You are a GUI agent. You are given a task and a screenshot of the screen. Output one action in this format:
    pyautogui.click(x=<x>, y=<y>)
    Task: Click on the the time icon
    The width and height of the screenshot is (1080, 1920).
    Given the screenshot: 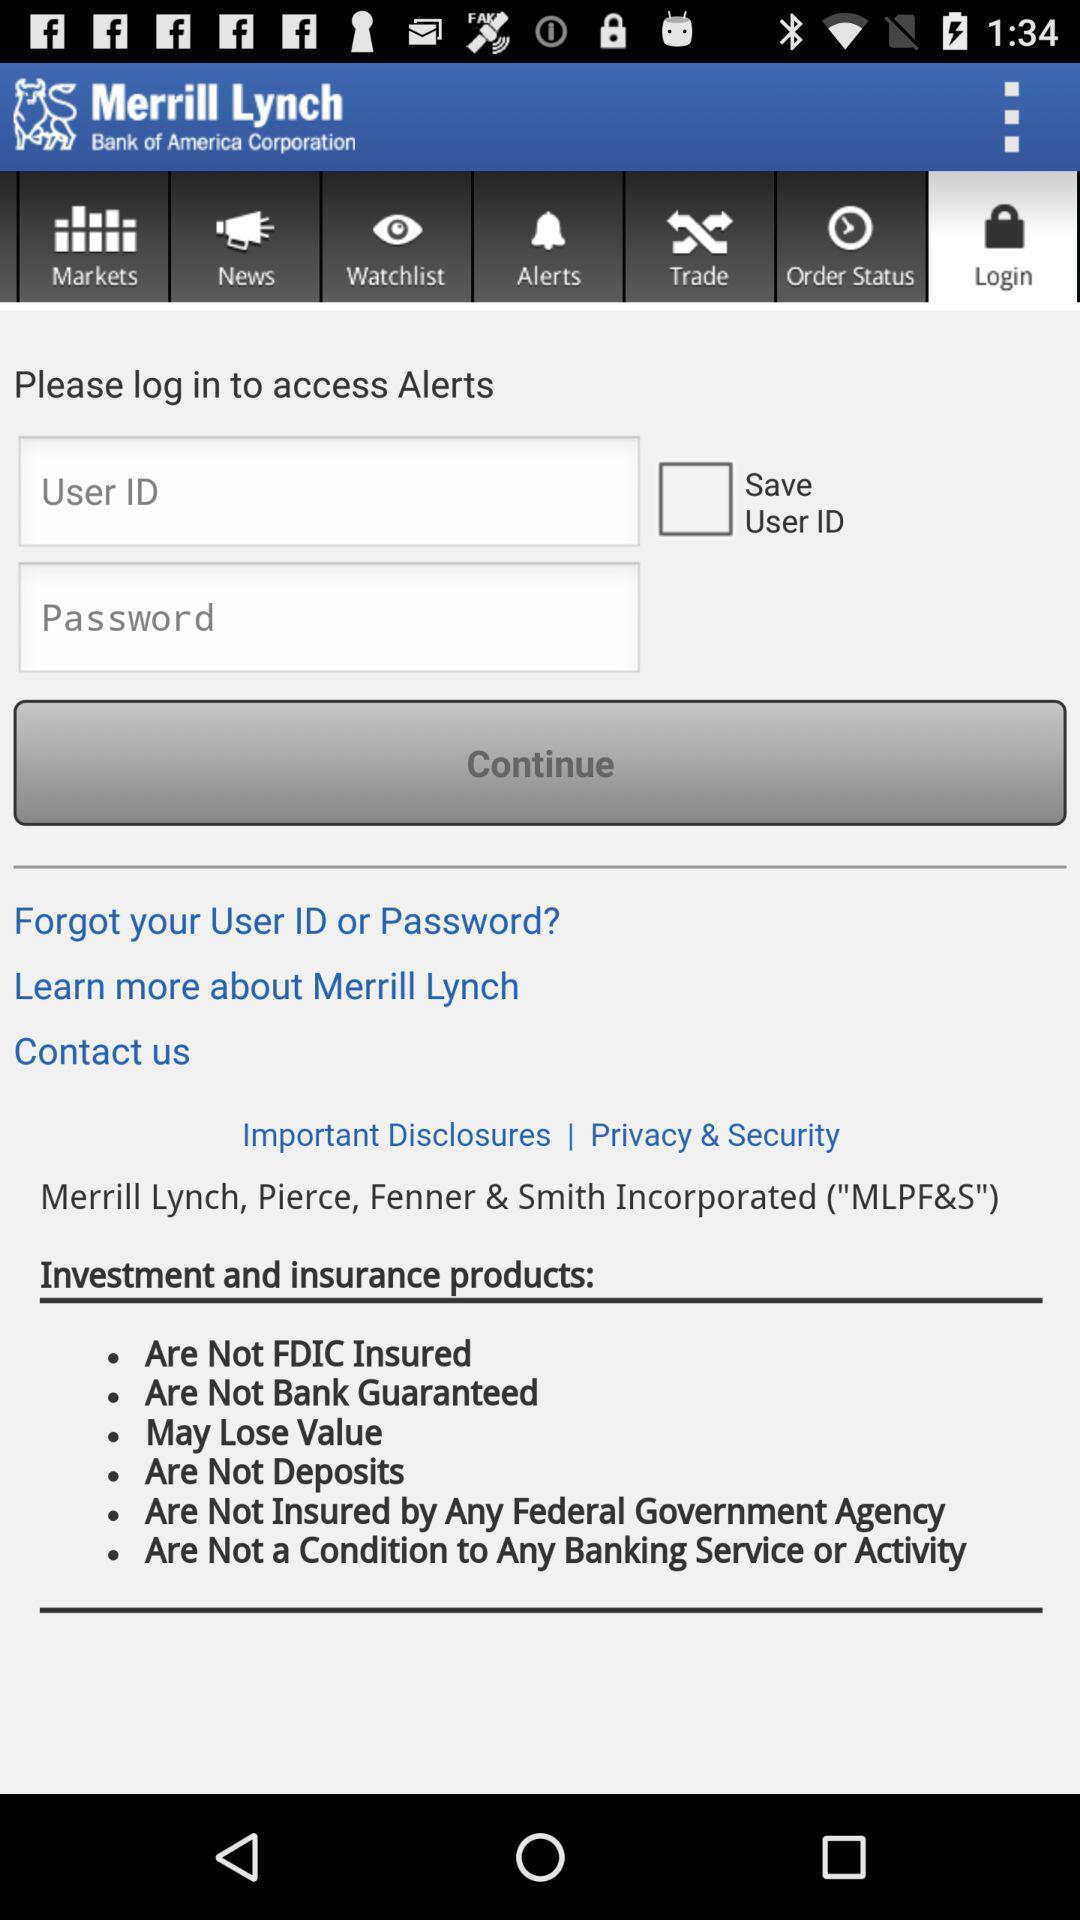 What is the action you would take?
    pyautogui.click(x=851, y=252)
    